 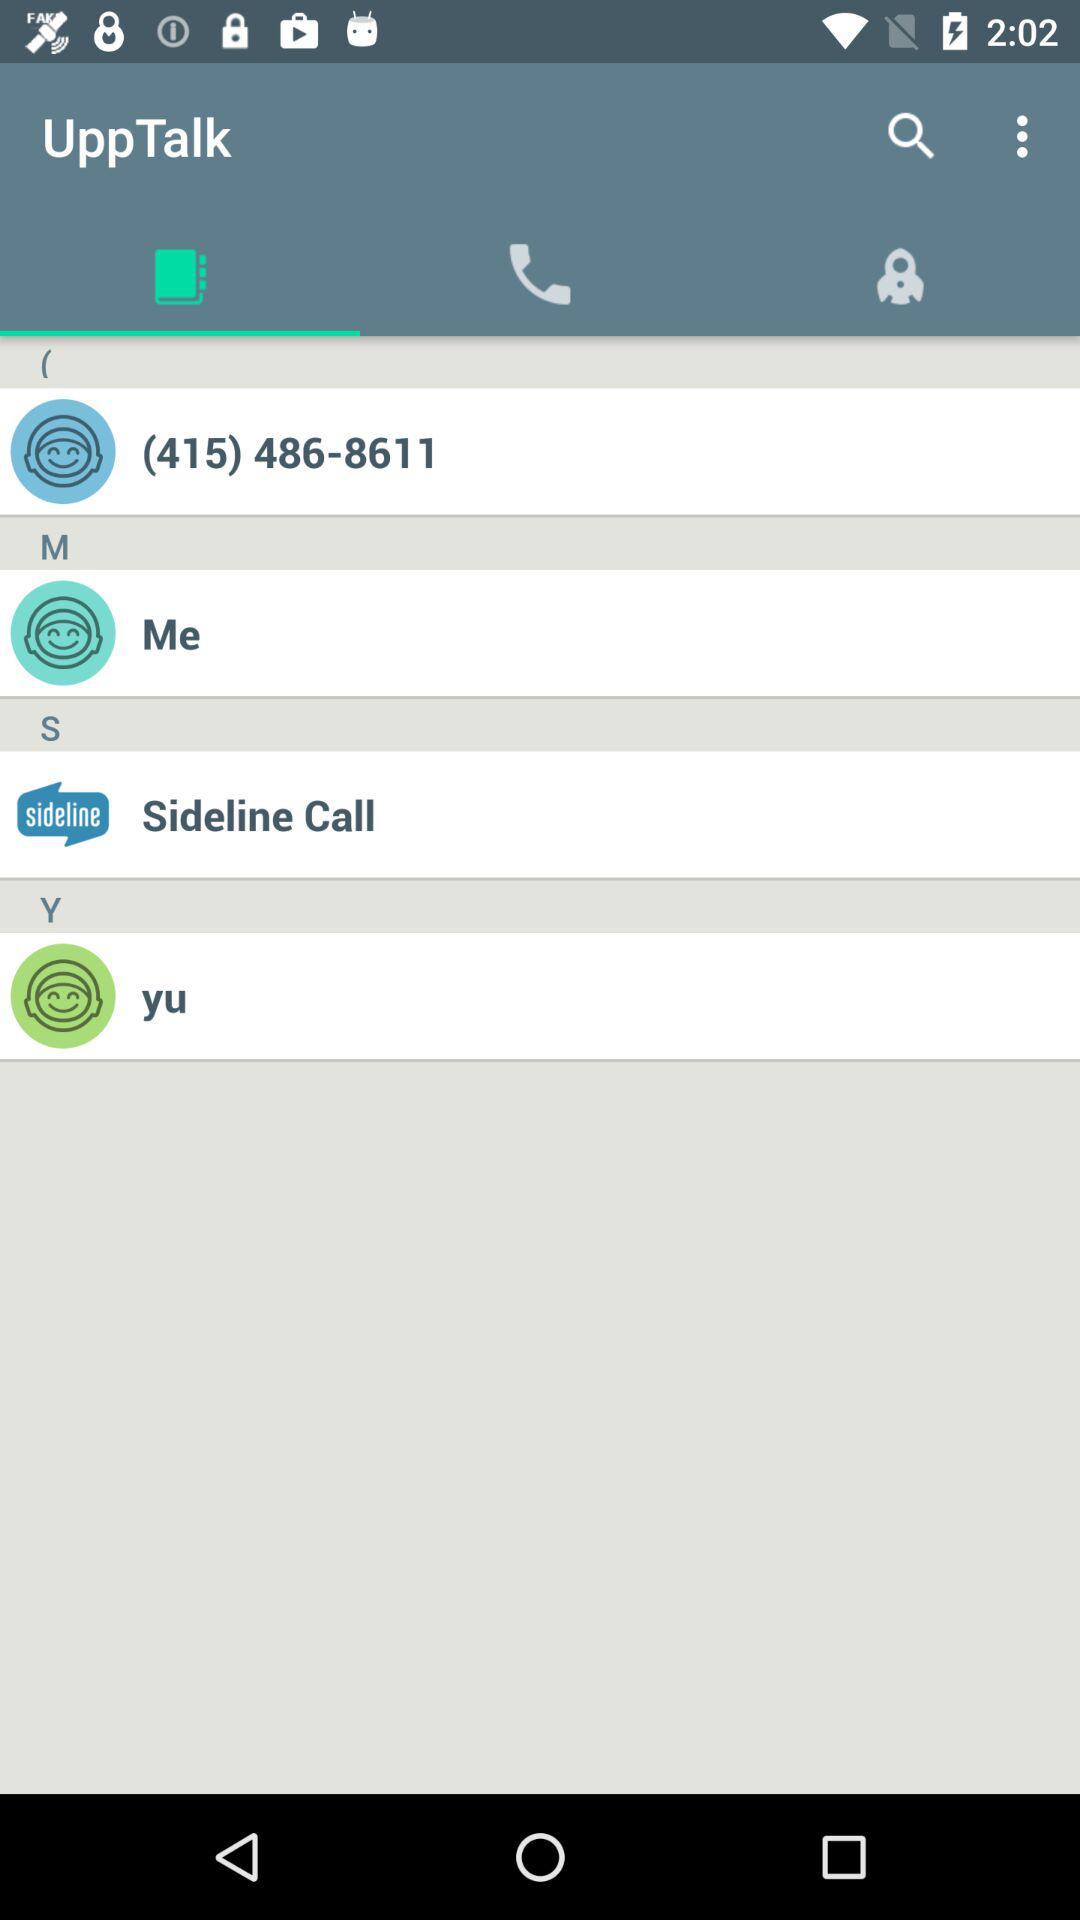 I want to click on phone icon, so click(x=540, y=272).